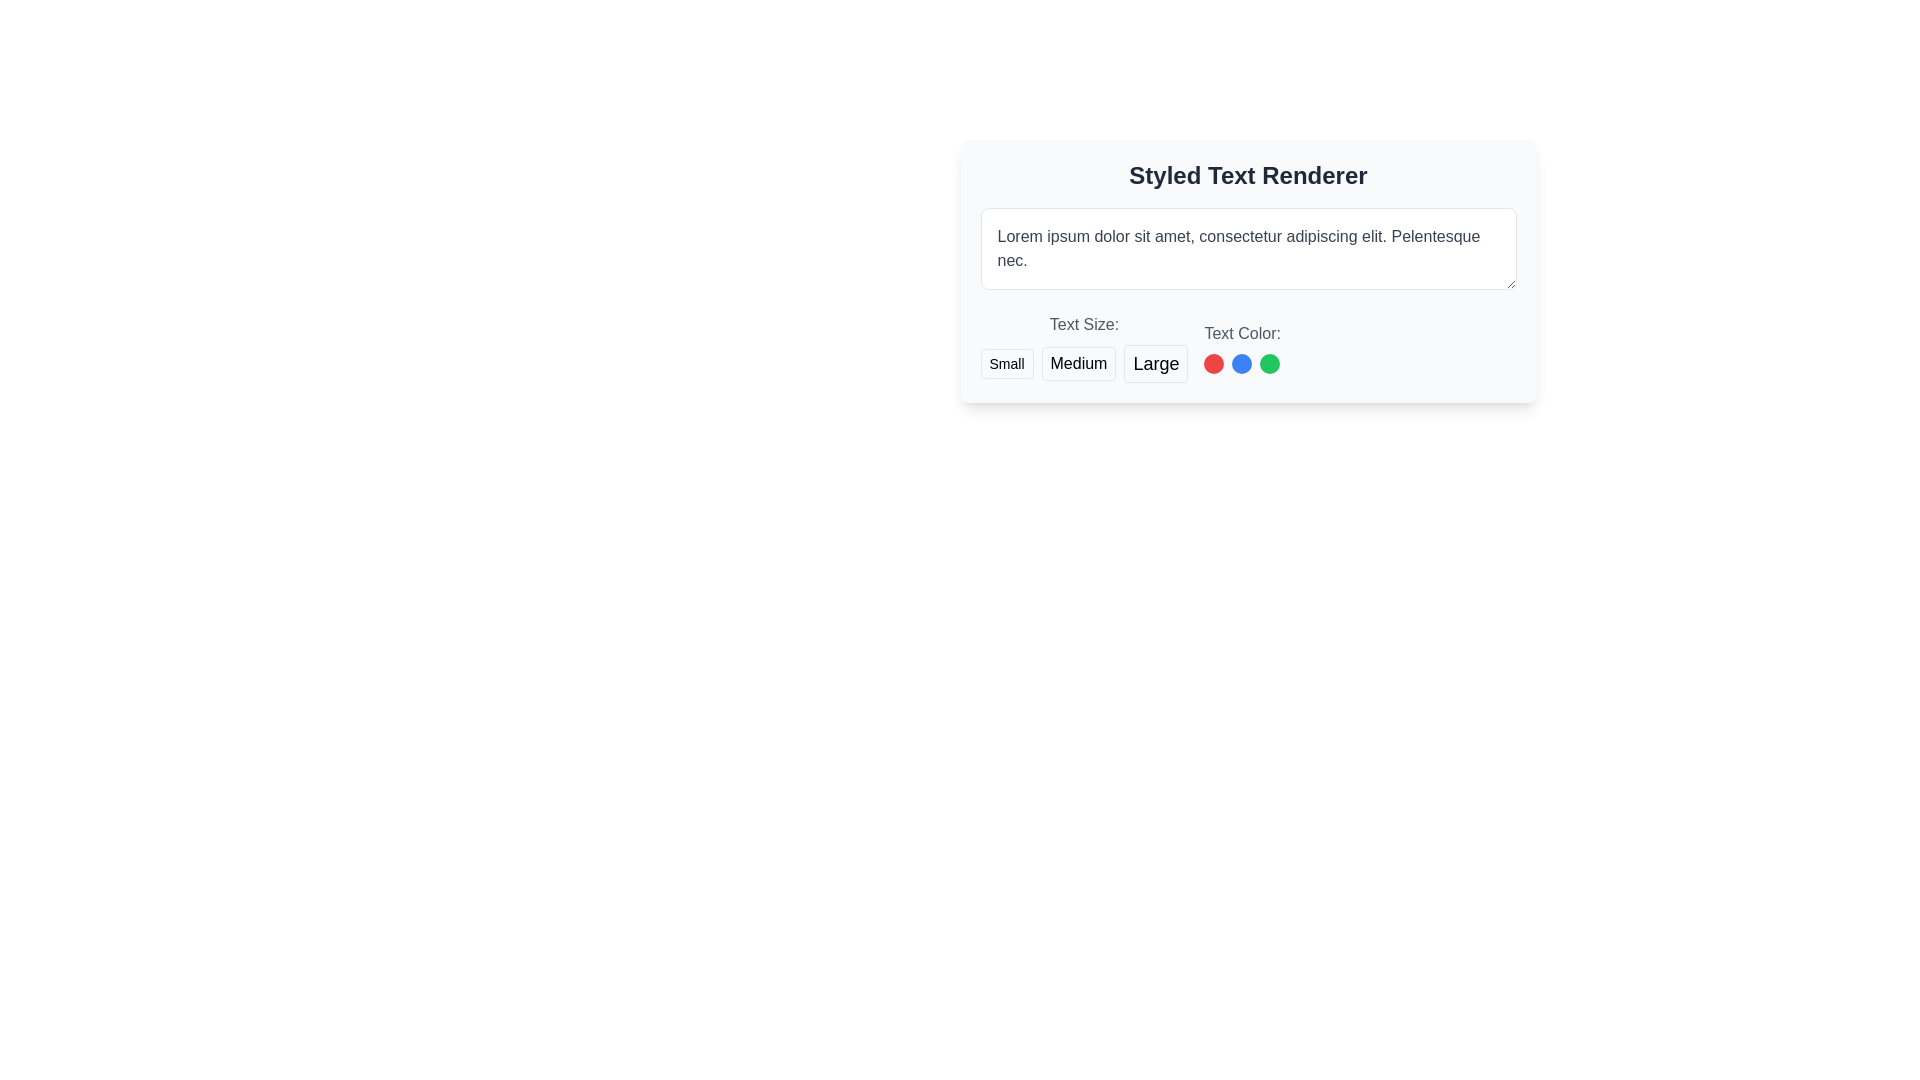 This screenshot has height=1080, width=1920. What do you see at coordinates (1241, 333) in the screenshot?
I see `the label that describes the functionality of the color selection options, which is located above three circular color buttons in the middle section of the interface` at bounding box center [1241, 333].